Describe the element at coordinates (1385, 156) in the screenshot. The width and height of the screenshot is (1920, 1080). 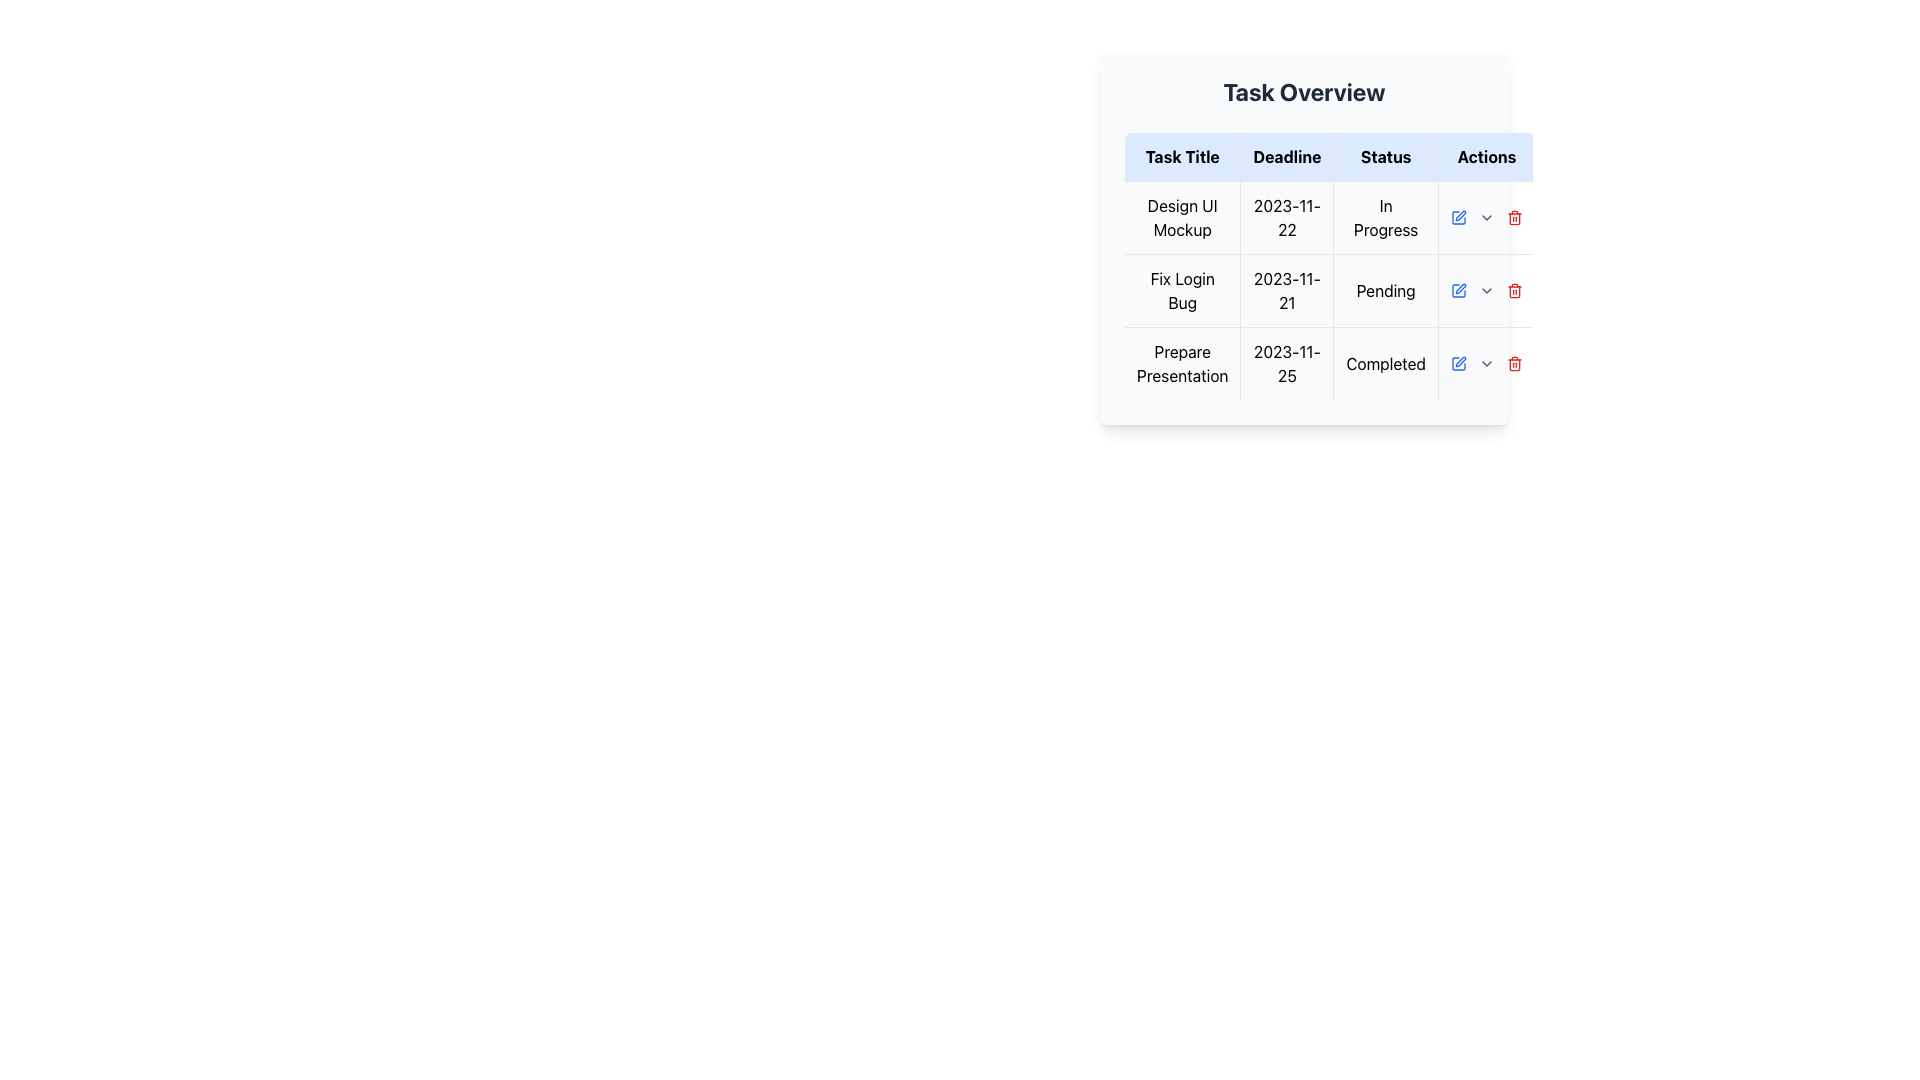
I see `the Table Header Cell labeled 'Status', which is the third cell in the header row of a data table, characterized by a light blue background and bold black text` at that location.